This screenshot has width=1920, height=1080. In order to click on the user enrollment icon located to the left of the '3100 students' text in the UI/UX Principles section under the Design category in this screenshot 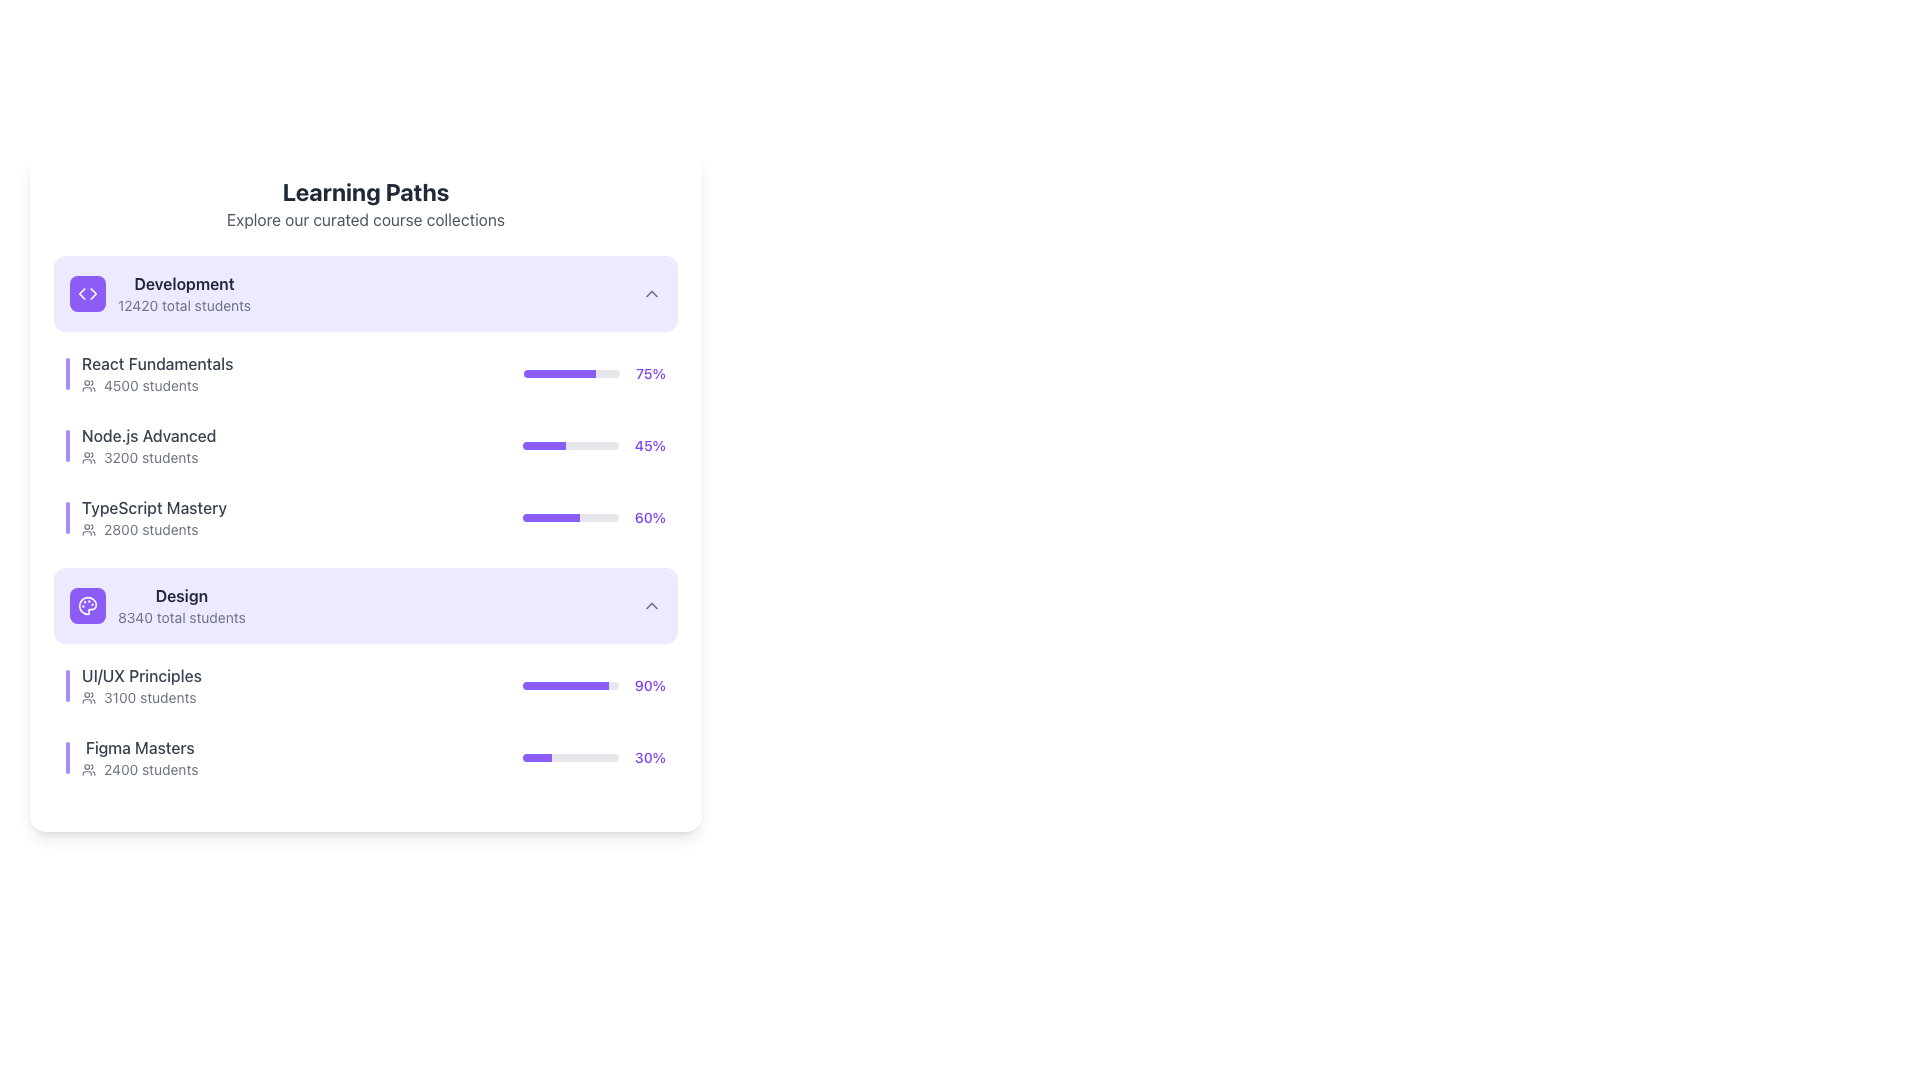, I will do `click(88, 697)`.